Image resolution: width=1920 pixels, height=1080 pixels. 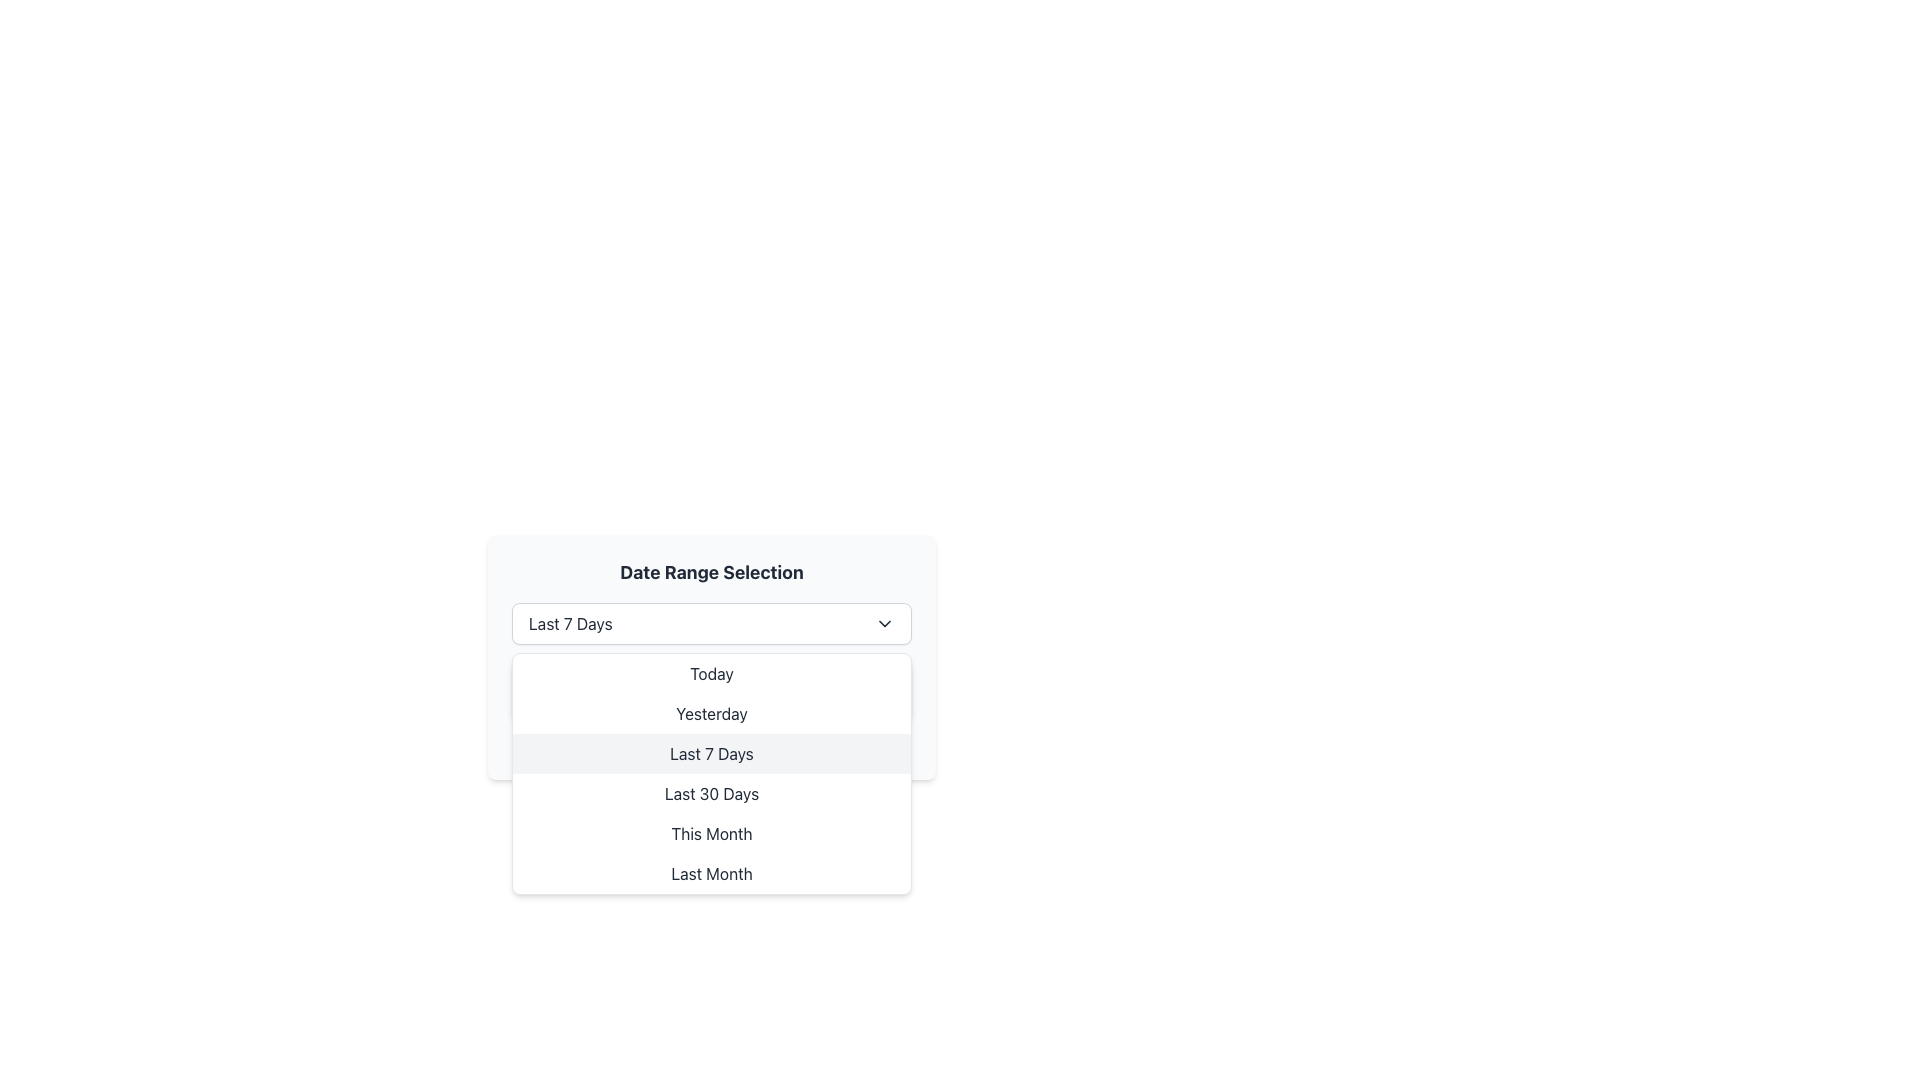 What do you see at coordinates (883, 623) in the screenshot?
I see `the dropdown icon located on the right side of the 'Last 7 Days' button` at bounding box center [883, 623].